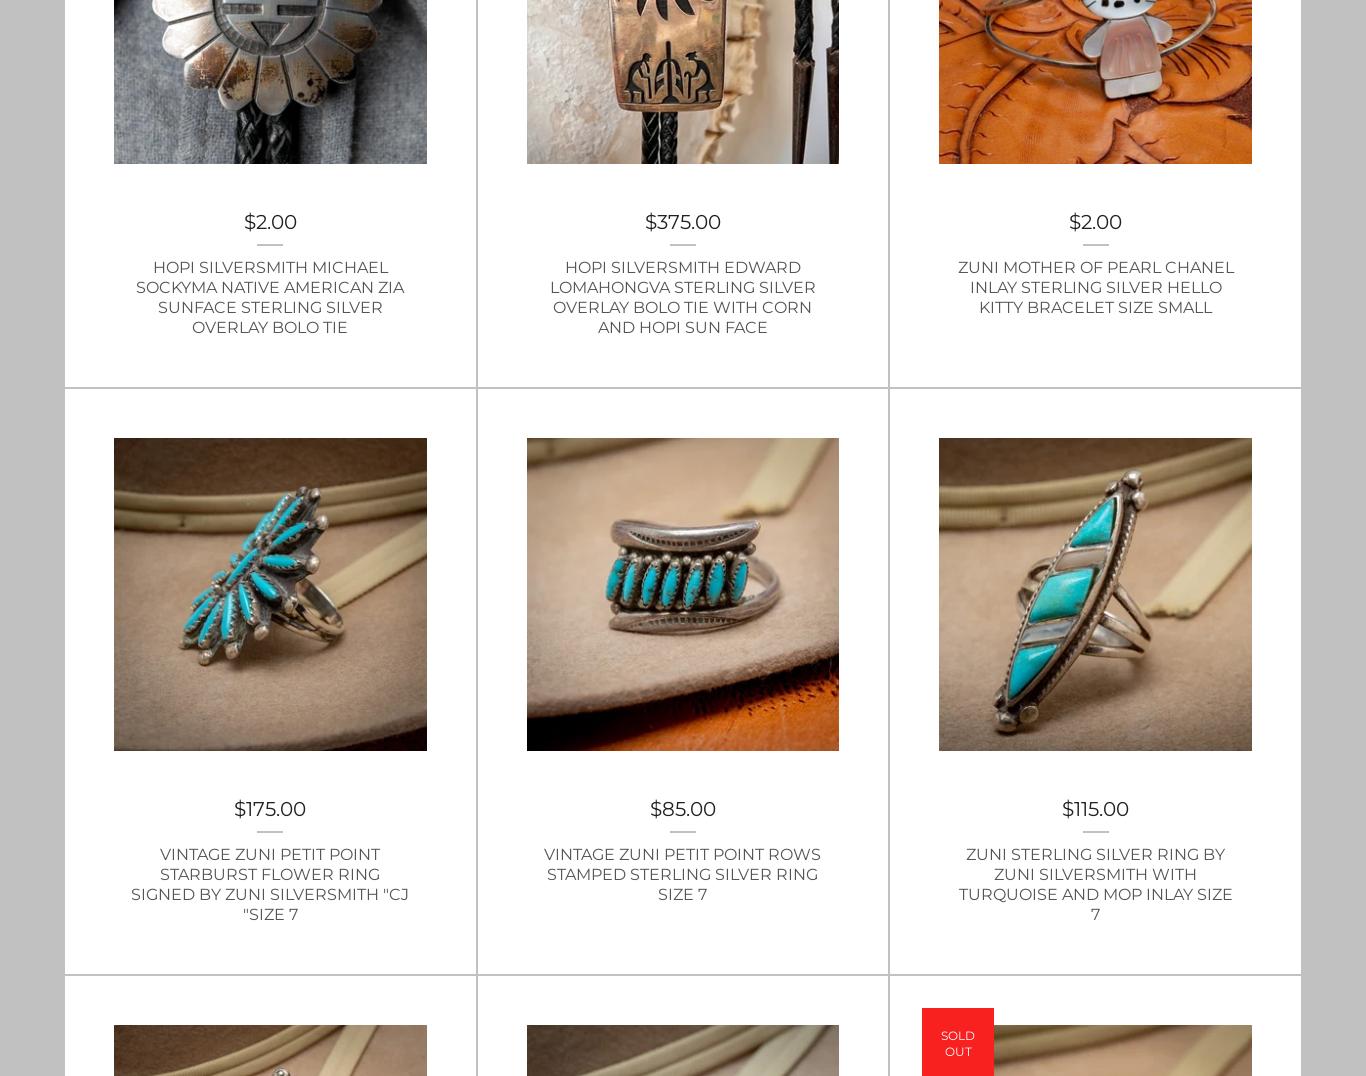  What do you see at coordinates (270, 295) in the screenshot?
I see `'Hopi Silversmith Michael Sockyma Native American Zia Sunface Sterling Silver Overlay Bolo Tie'` at bounding box center [270, 295].